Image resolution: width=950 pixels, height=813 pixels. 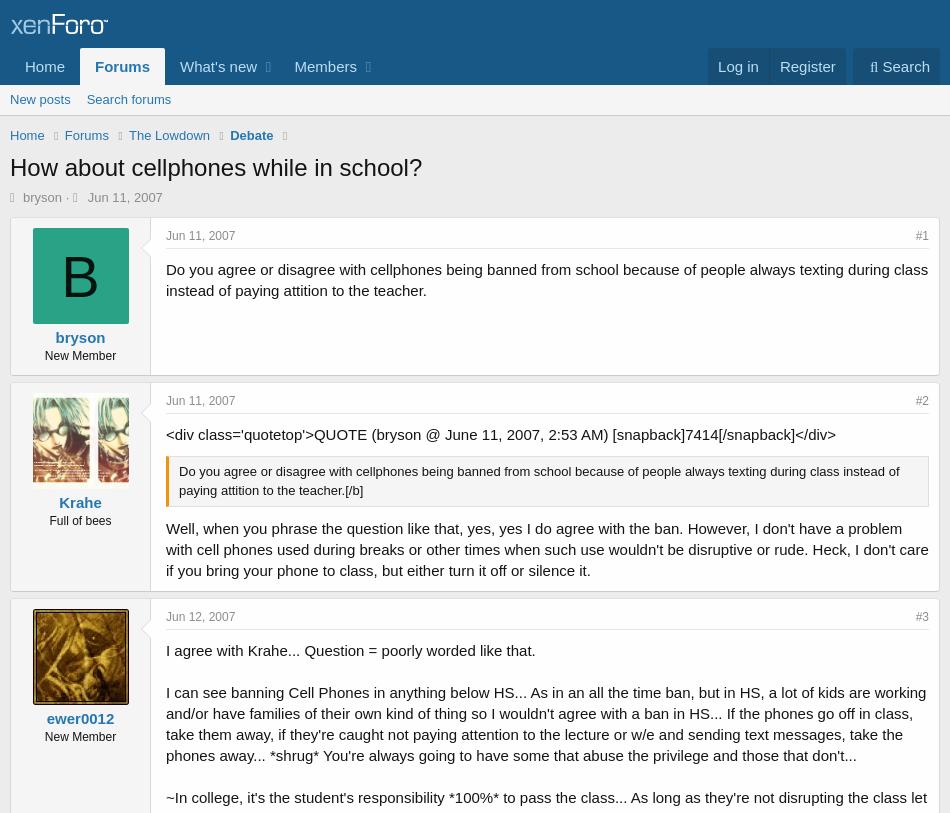 What do you see at coordinates (79, 520) in the screenshot?
I see `'Full of bees'` at bounding box center [79, 520].